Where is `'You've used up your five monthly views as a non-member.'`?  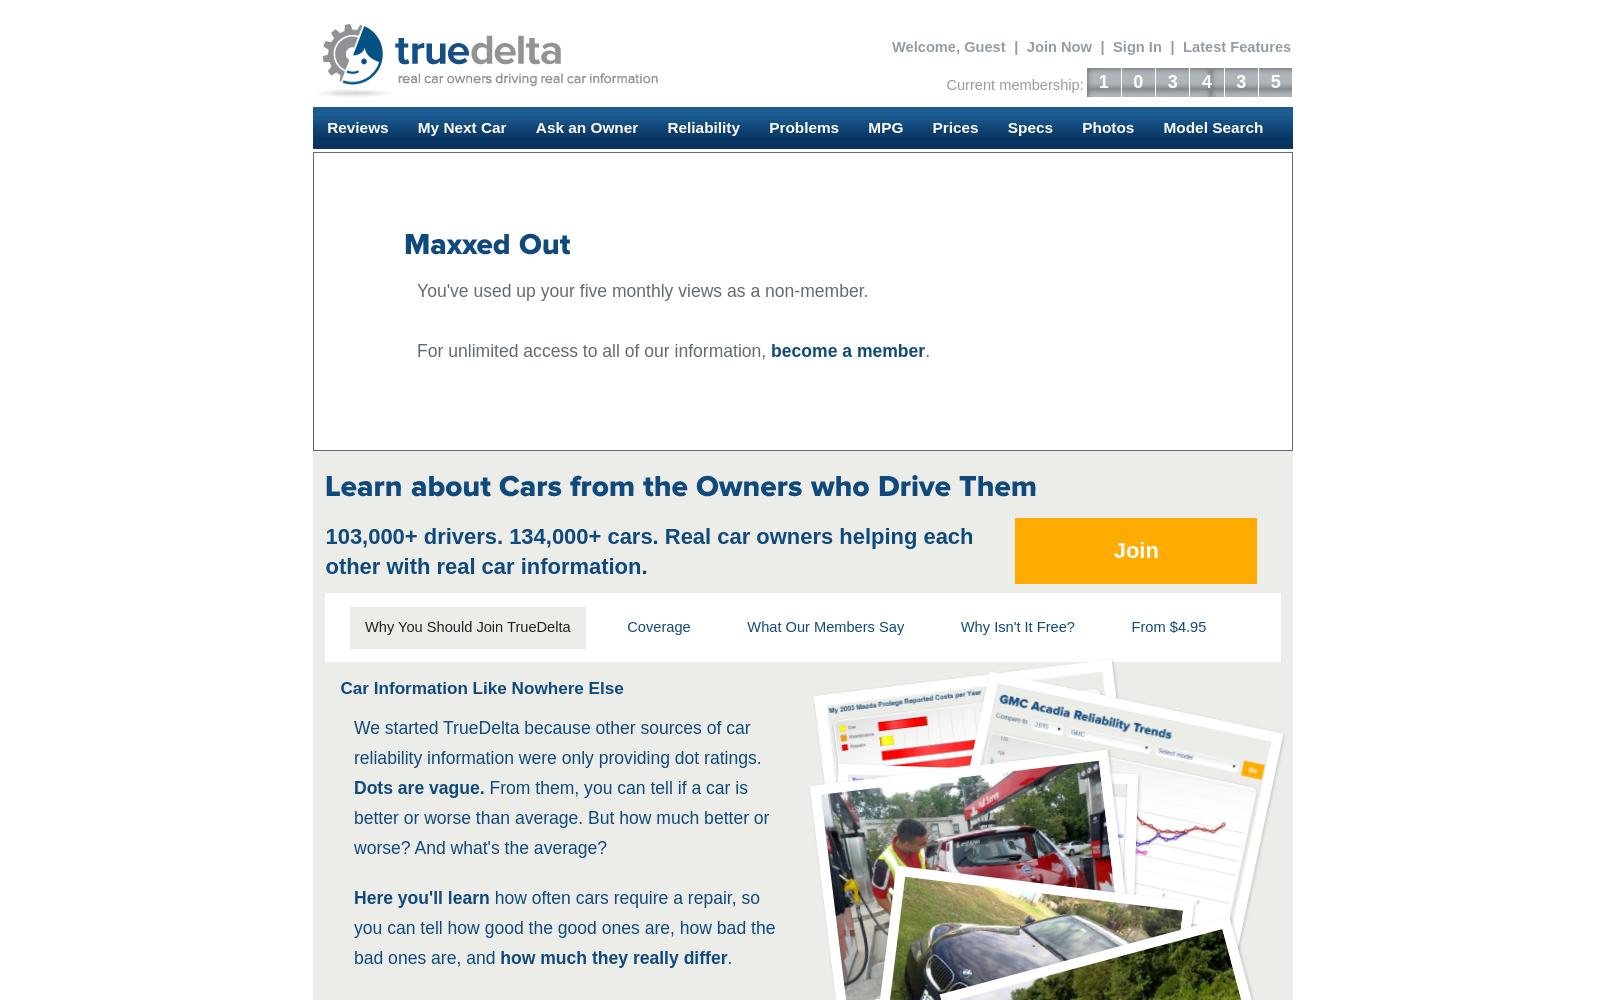 'You've used up your five monthly views as a non-member.' is located at coordinates (642, 291).